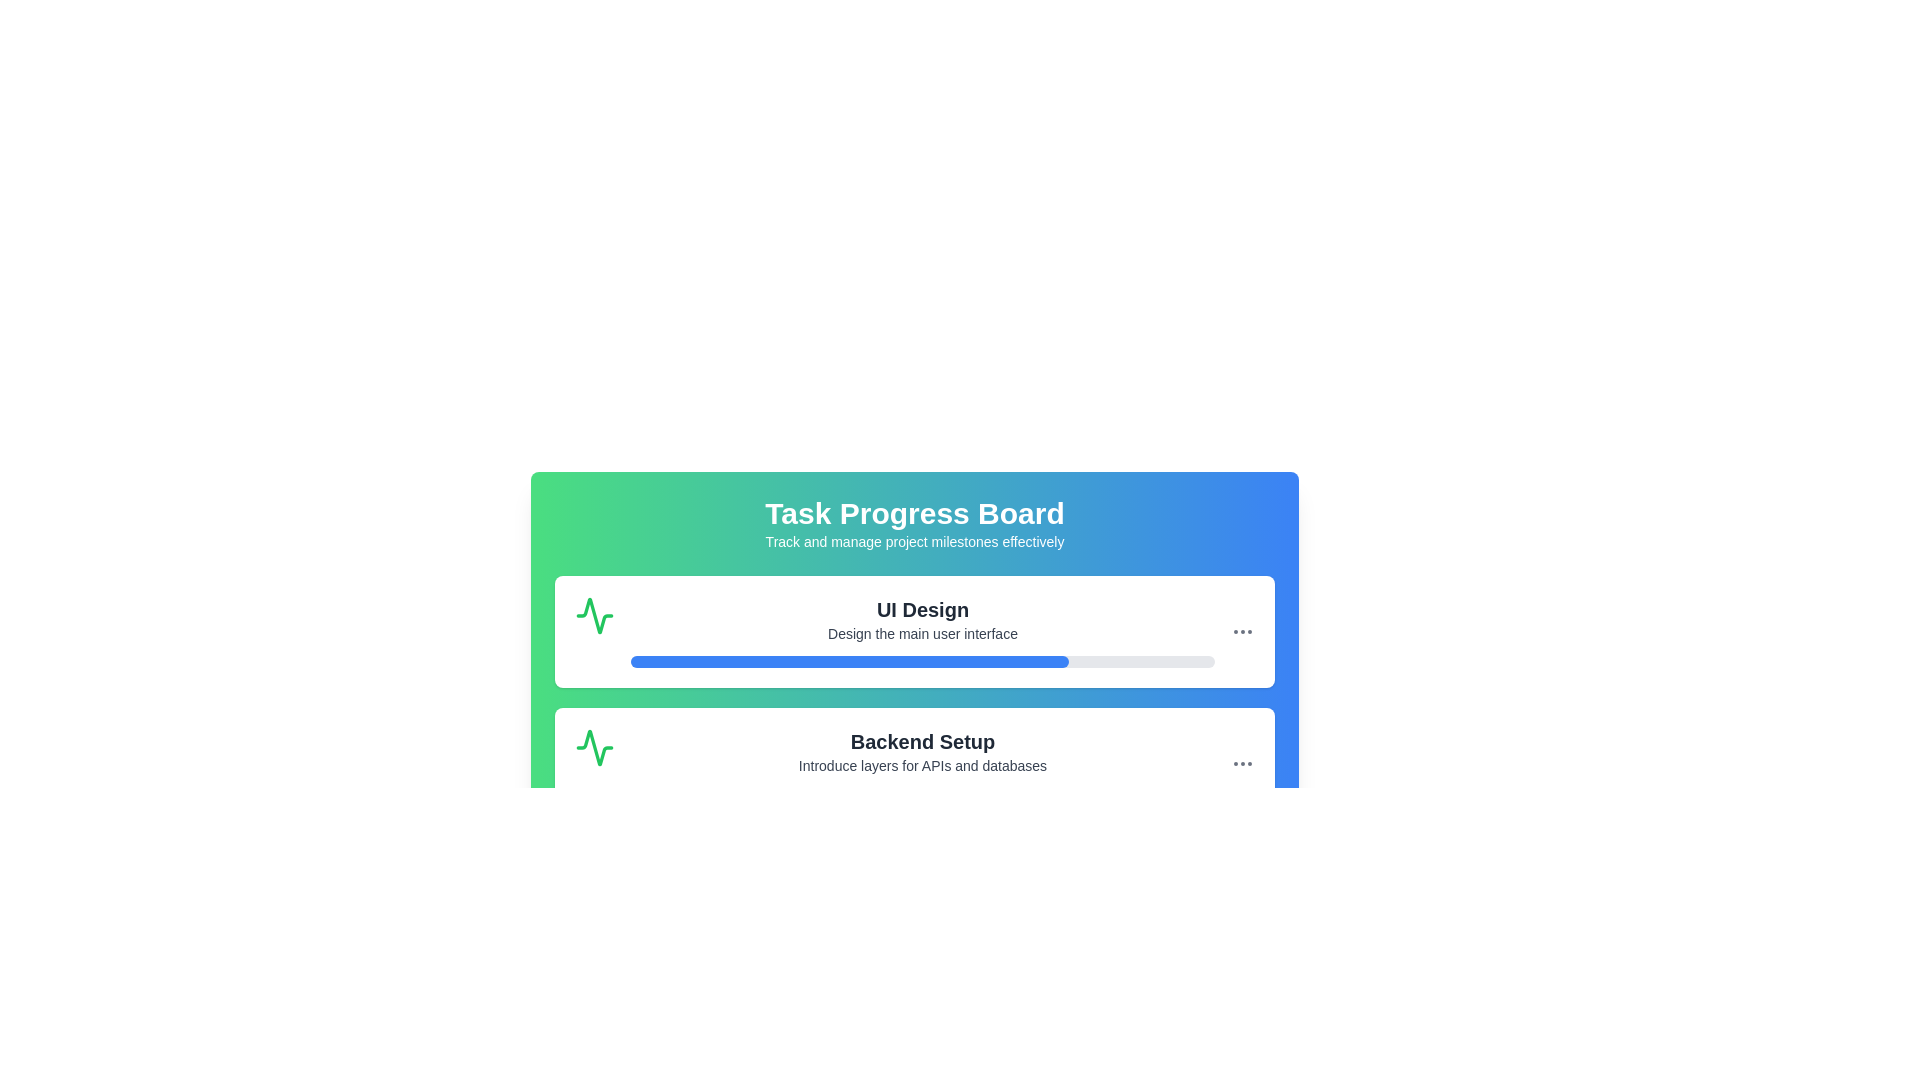 The width and height of the screenshot is (1920, 1080). Describe the element at coordinates (921, 765) in the screenshot. I see `the static text element providing additional information about 'Backend Setup' located beneath the title text in the 'Task Progress Board' interface` at that location.